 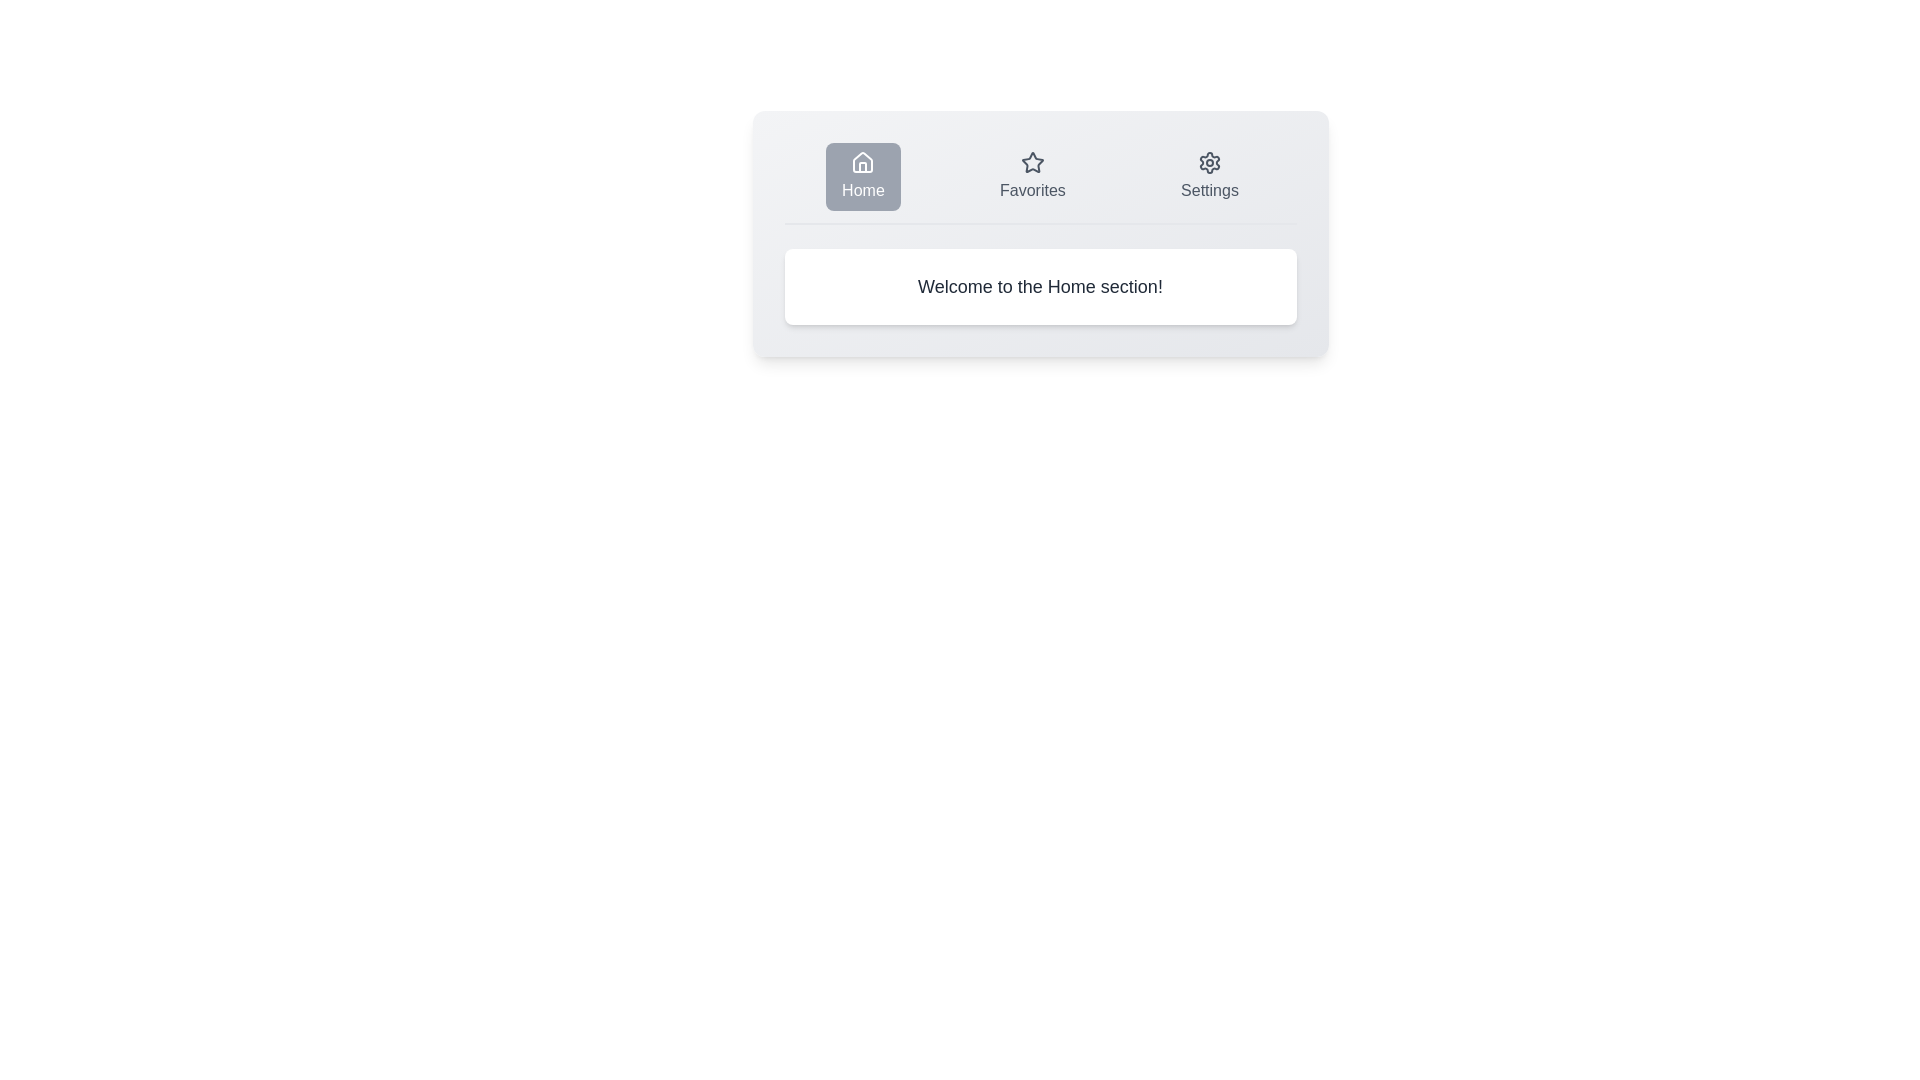 I want to click on the Favorites tab, so click(x=1032, y=176).